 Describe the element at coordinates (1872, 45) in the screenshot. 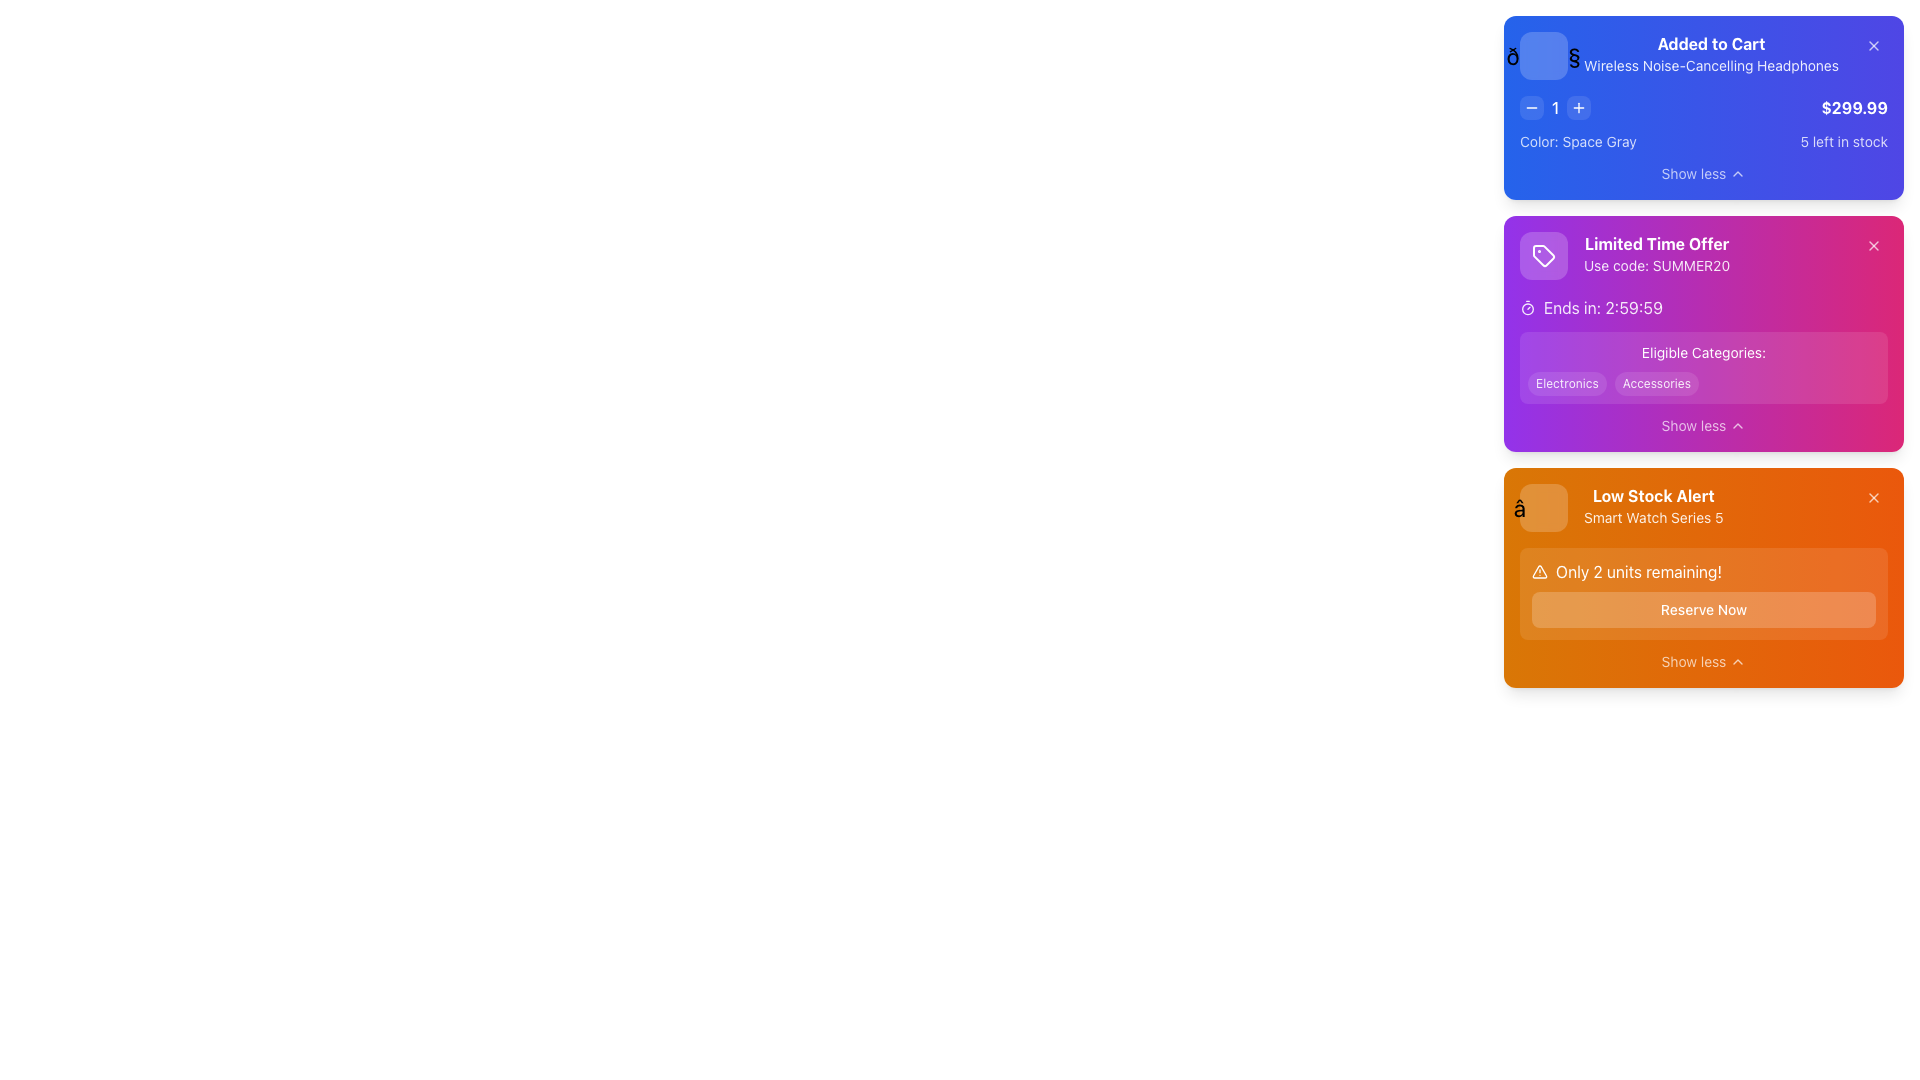

I see `the 'X' icon button in the top-right corner of the 'Added to Cart' card` at that location.